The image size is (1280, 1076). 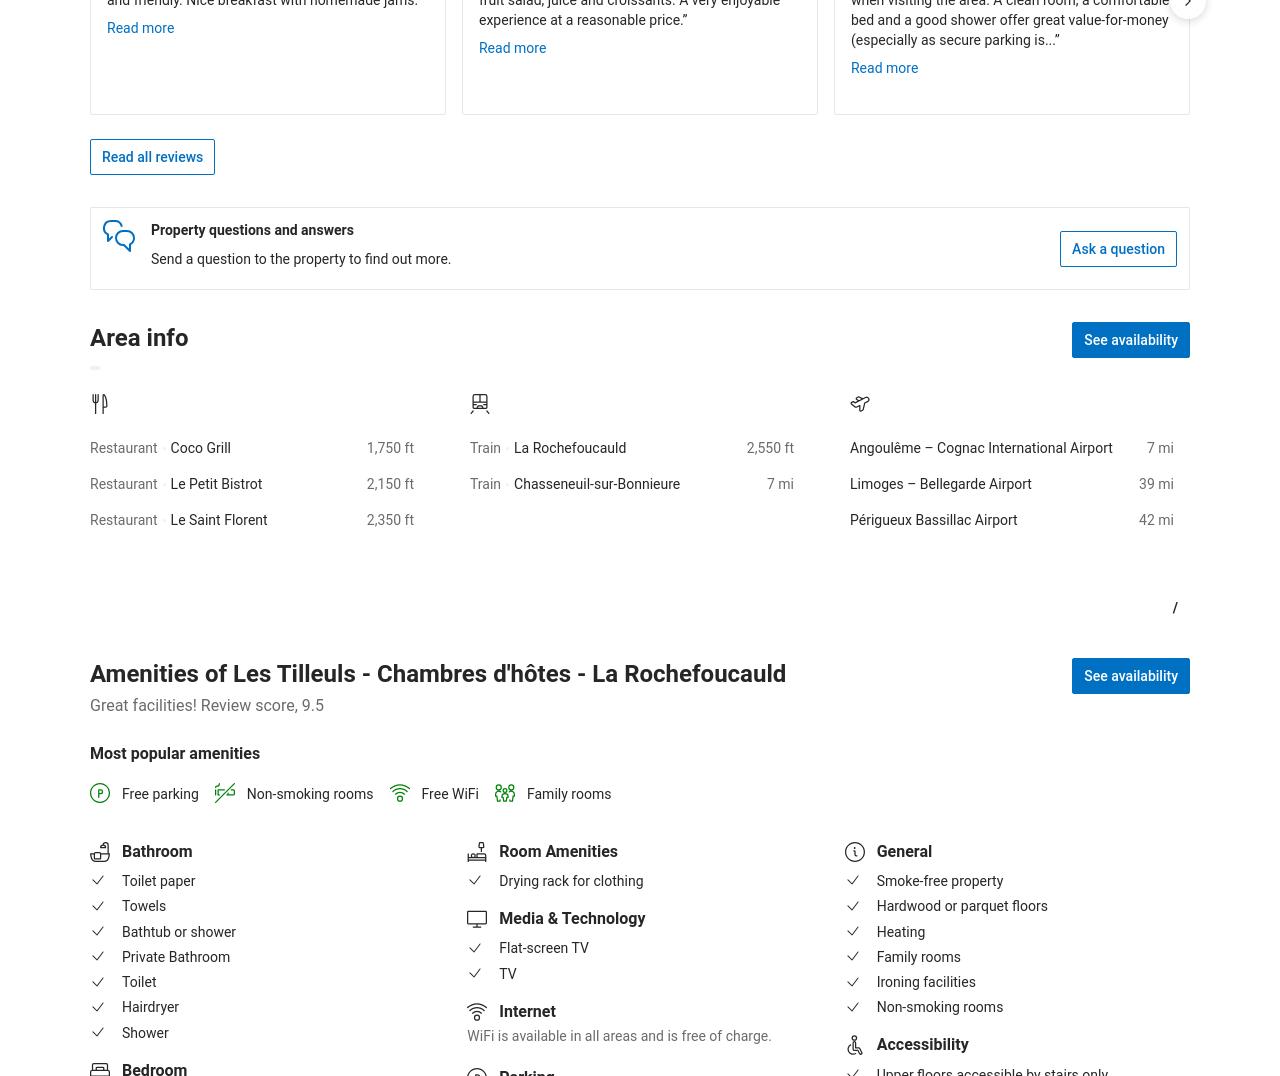 I want to click on 'General', so click(x=903, y=849).